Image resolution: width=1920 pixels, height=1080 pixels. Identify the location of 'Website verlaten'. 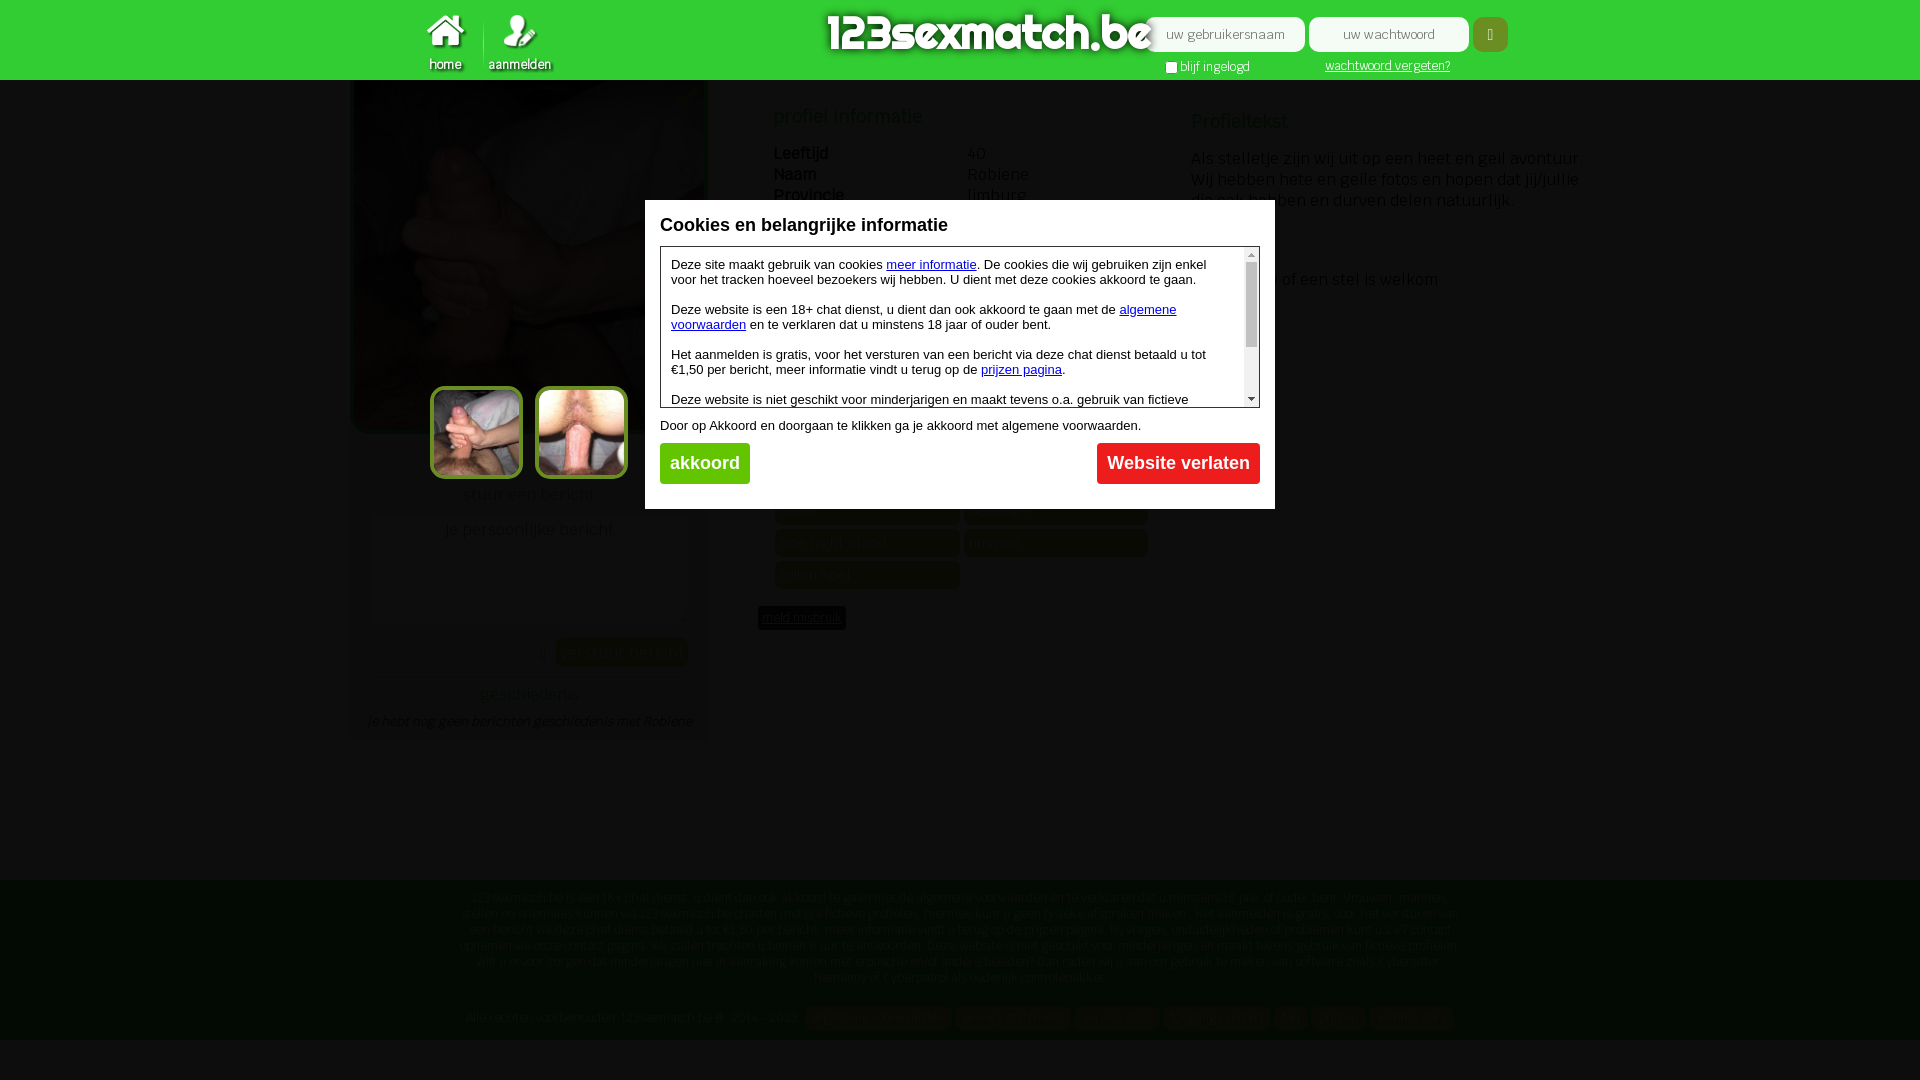
(1178, 463).